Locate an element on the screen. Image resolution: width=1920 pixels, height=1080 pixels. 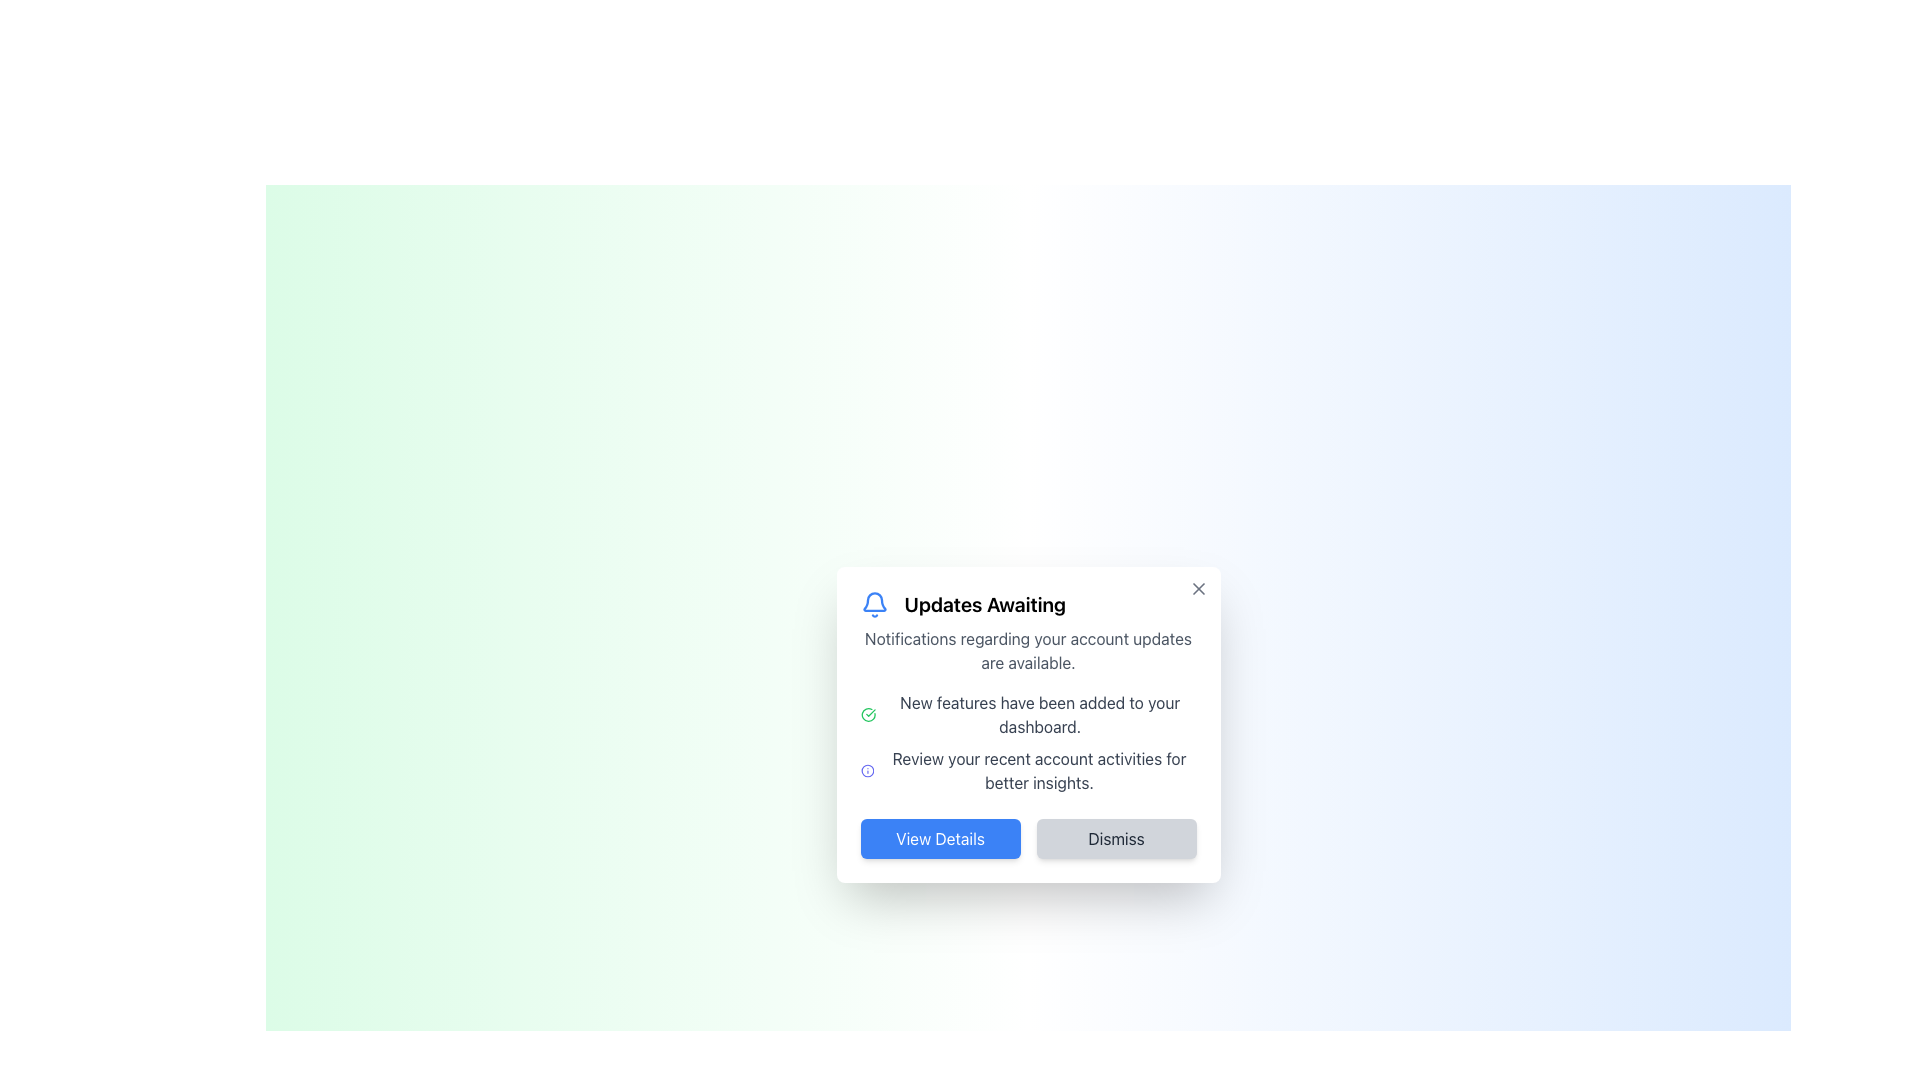
the static text label that is styled with a smaller font size and gray color, located below the heading 'Updates Awaiting' and above additional feature descriptions is located at coordinates (1028, 651).